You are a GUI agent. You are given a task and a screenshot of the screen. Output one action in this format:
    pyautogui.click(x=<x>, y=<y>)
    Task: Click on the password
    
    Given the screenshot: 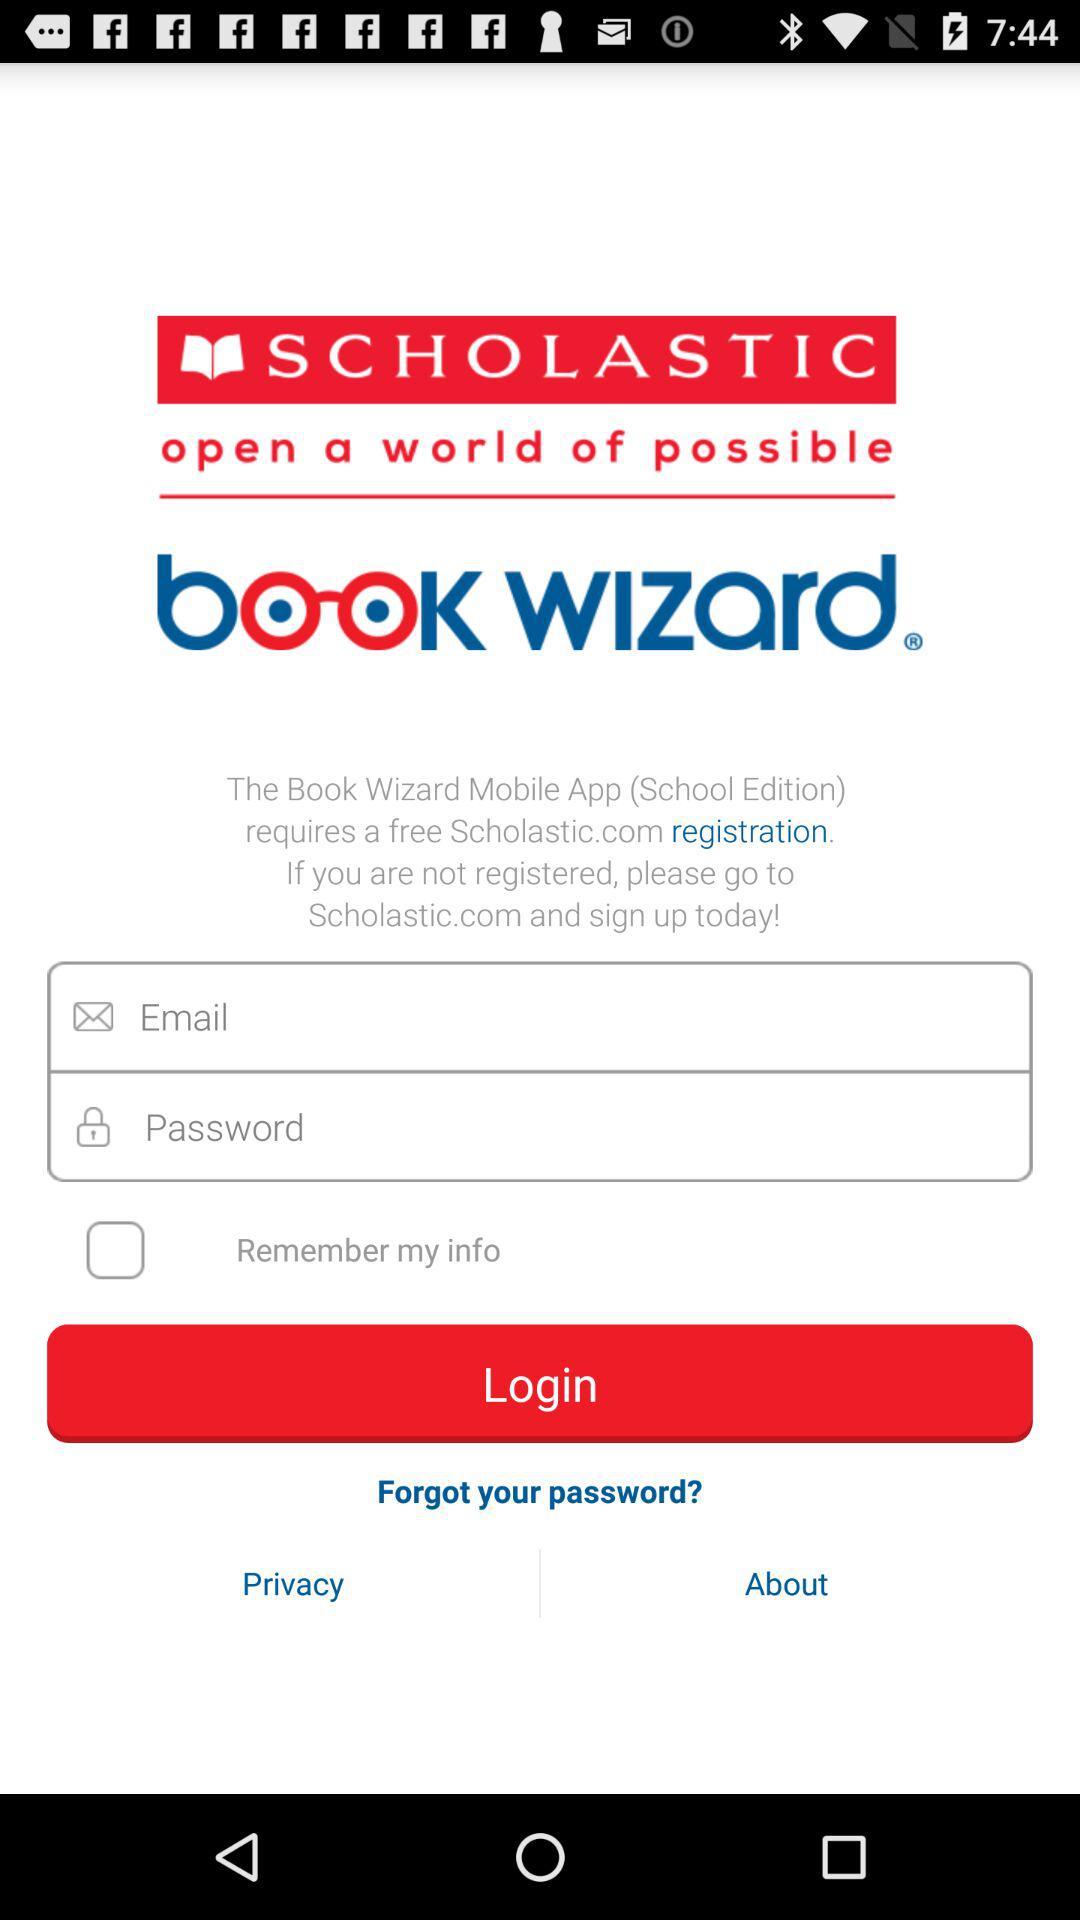 What is the action you would take?
    pyautogui.click(x=540, y=1126)
    